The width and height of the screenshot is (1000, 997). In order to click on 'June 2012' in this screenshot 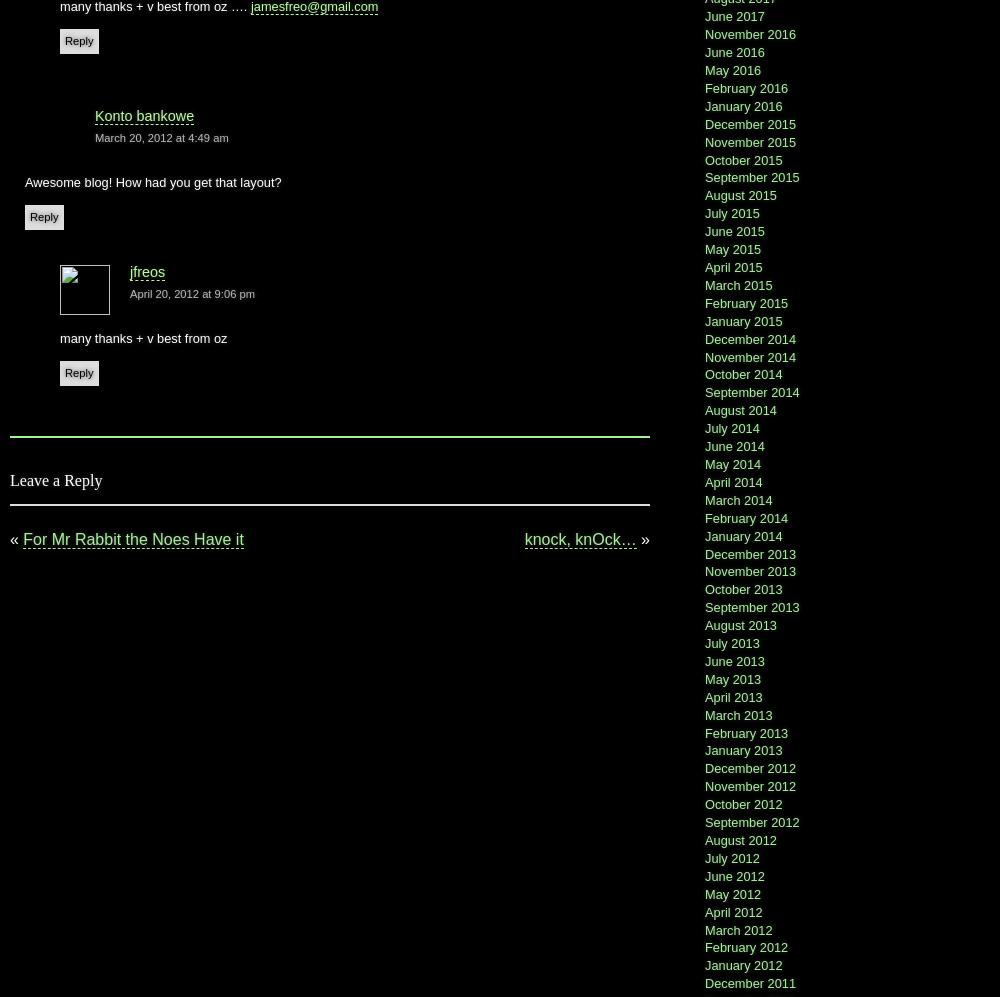, I will do `click(733, 874)`.